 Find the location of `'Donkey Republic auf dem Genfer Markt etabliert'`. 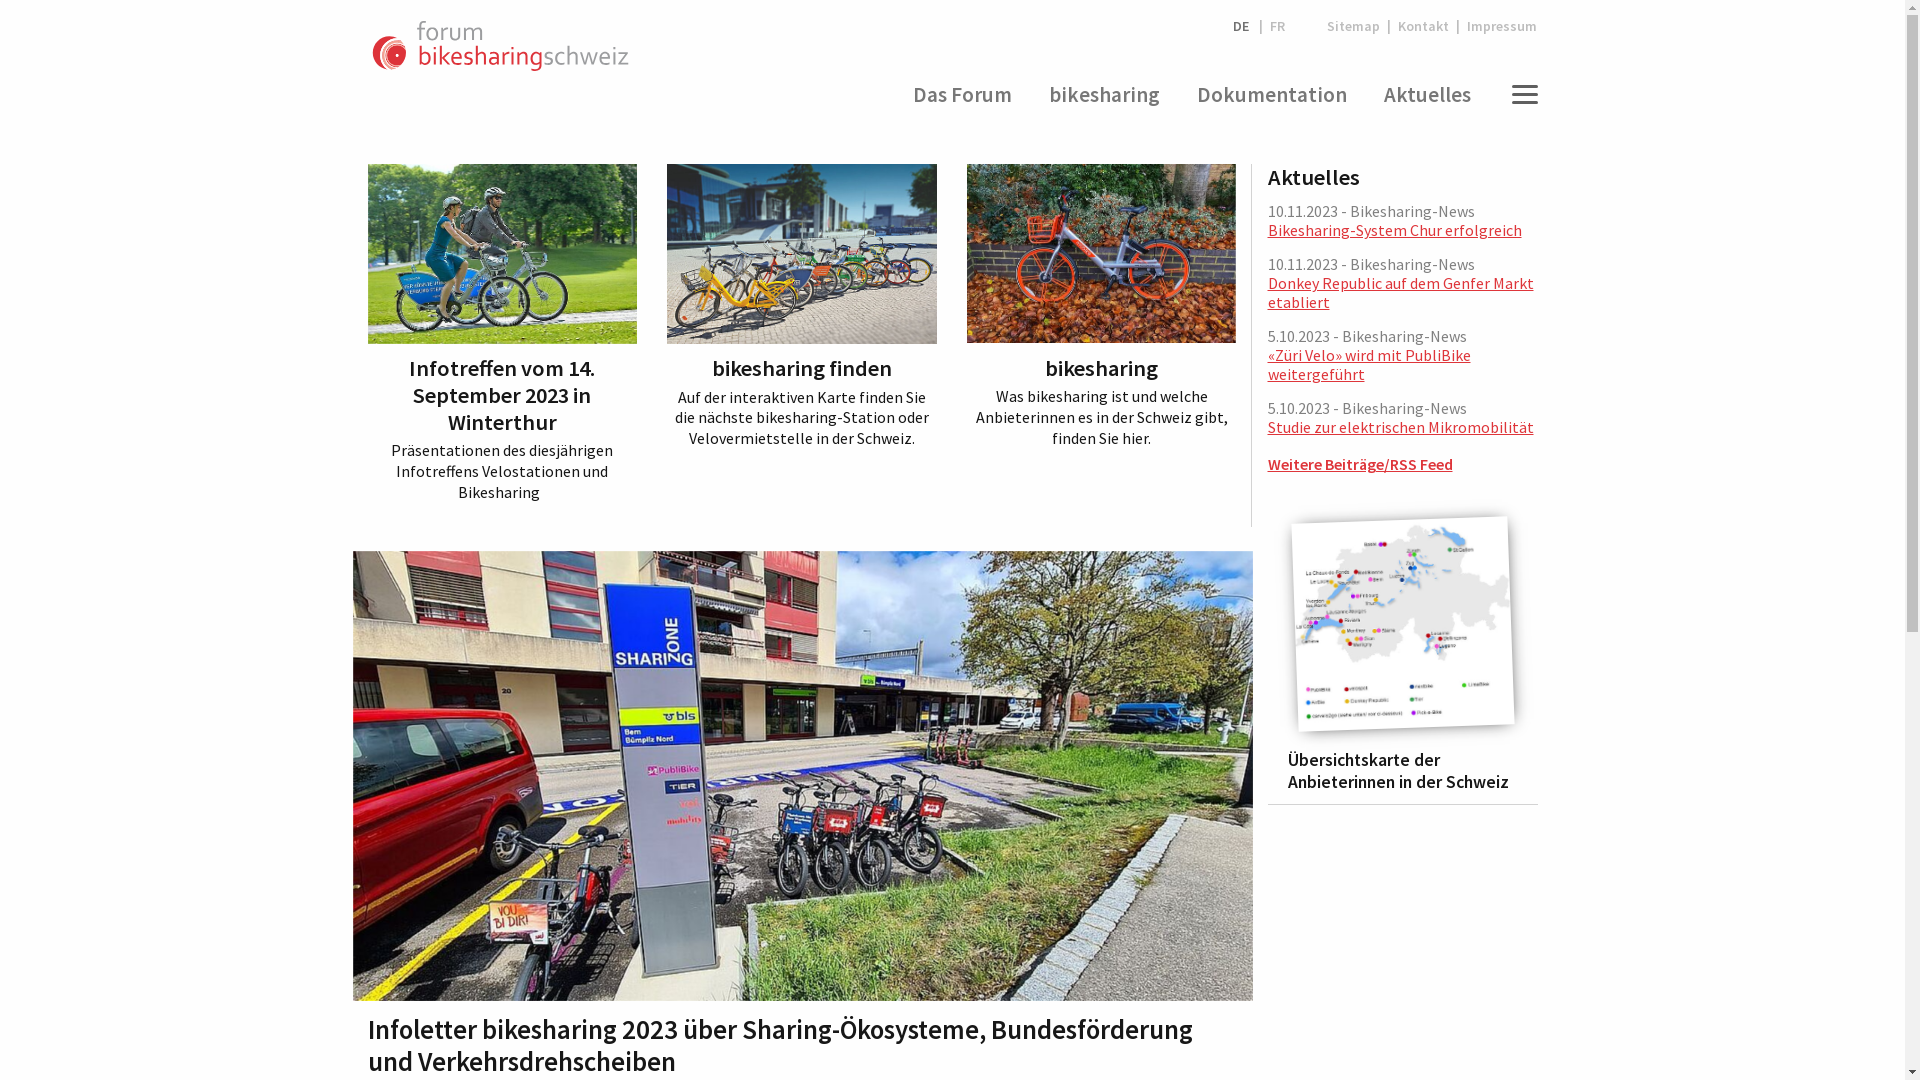

'Donkey Republic auf dem Genfer Markt etabliert' is located at coordinates (1400, 292).